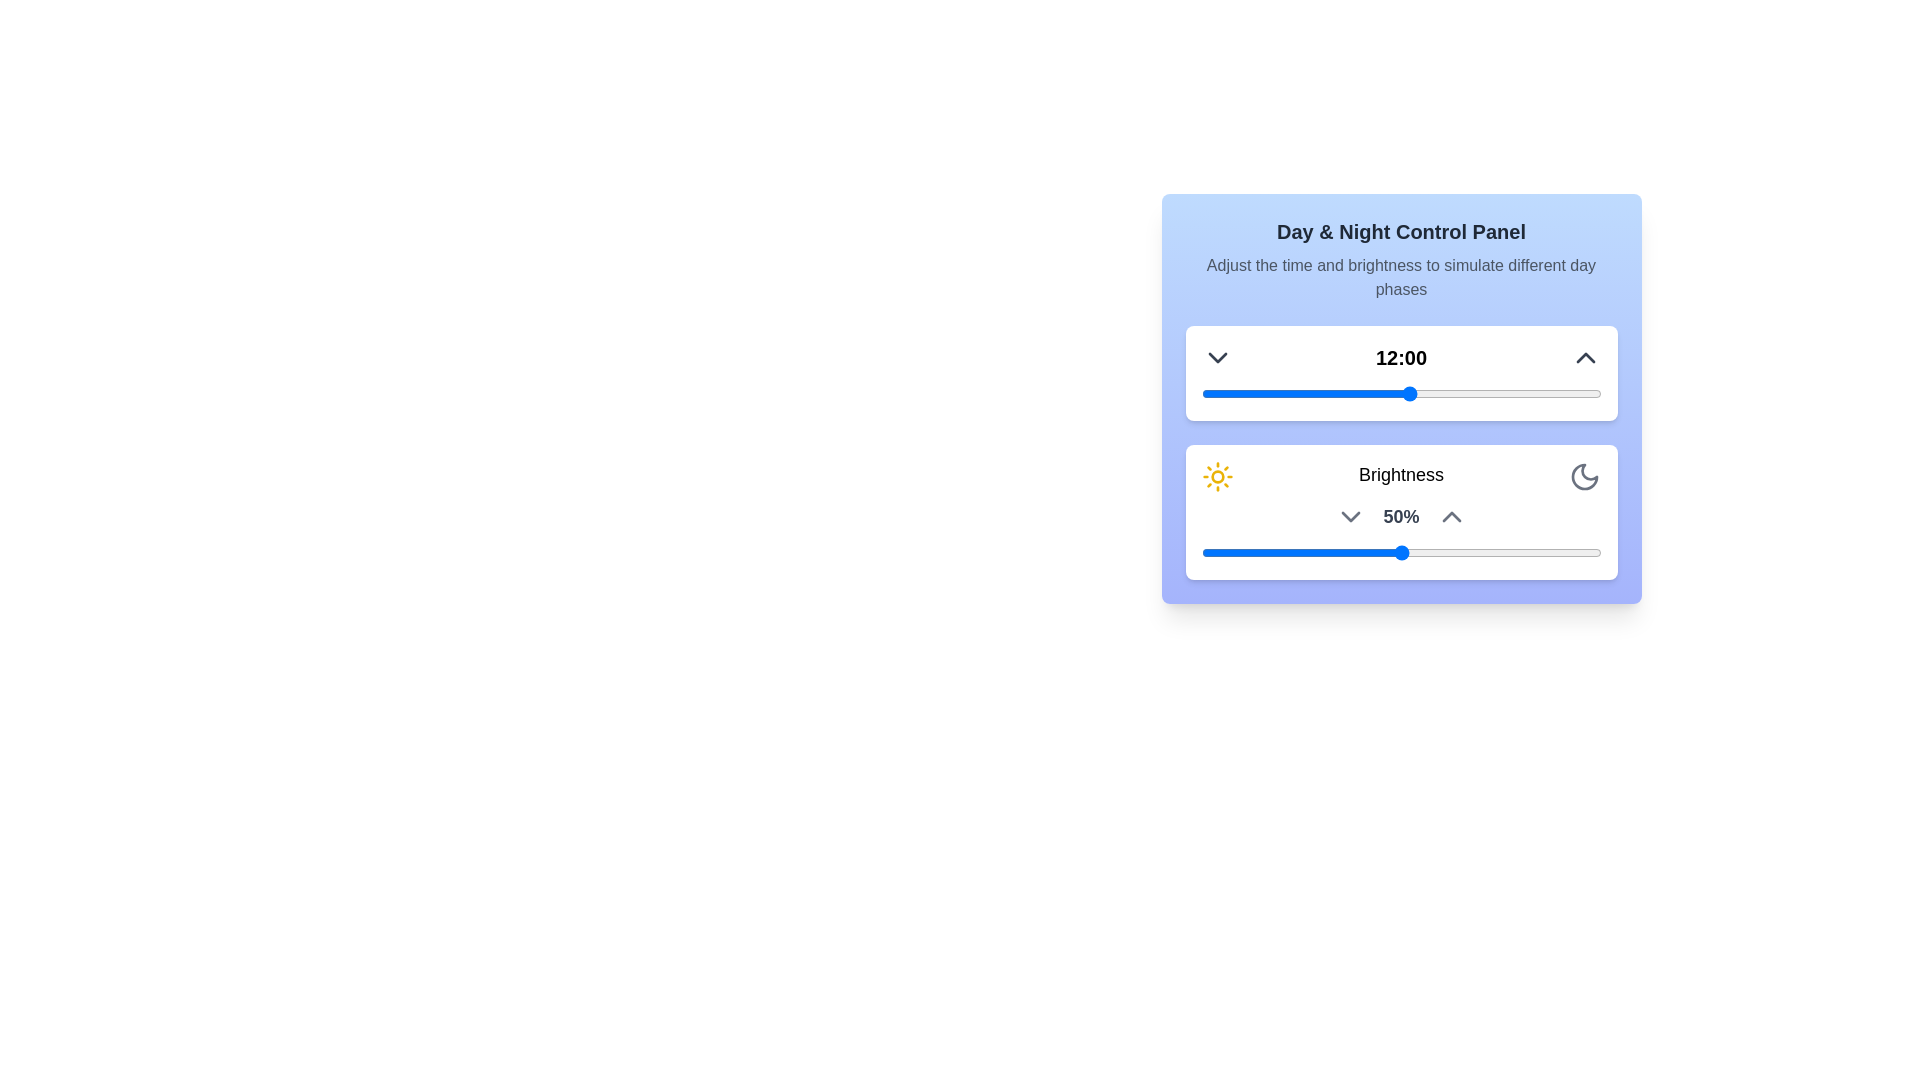 The height and width of the screenshot is (1080, 1920). I want to click on the text display showing '50%' in bold and large font, located in the lower section of the 'Brightness' card within the 'Day & Night Control Panel', positioned between the up and down arrow icons, so click(1400, 515).